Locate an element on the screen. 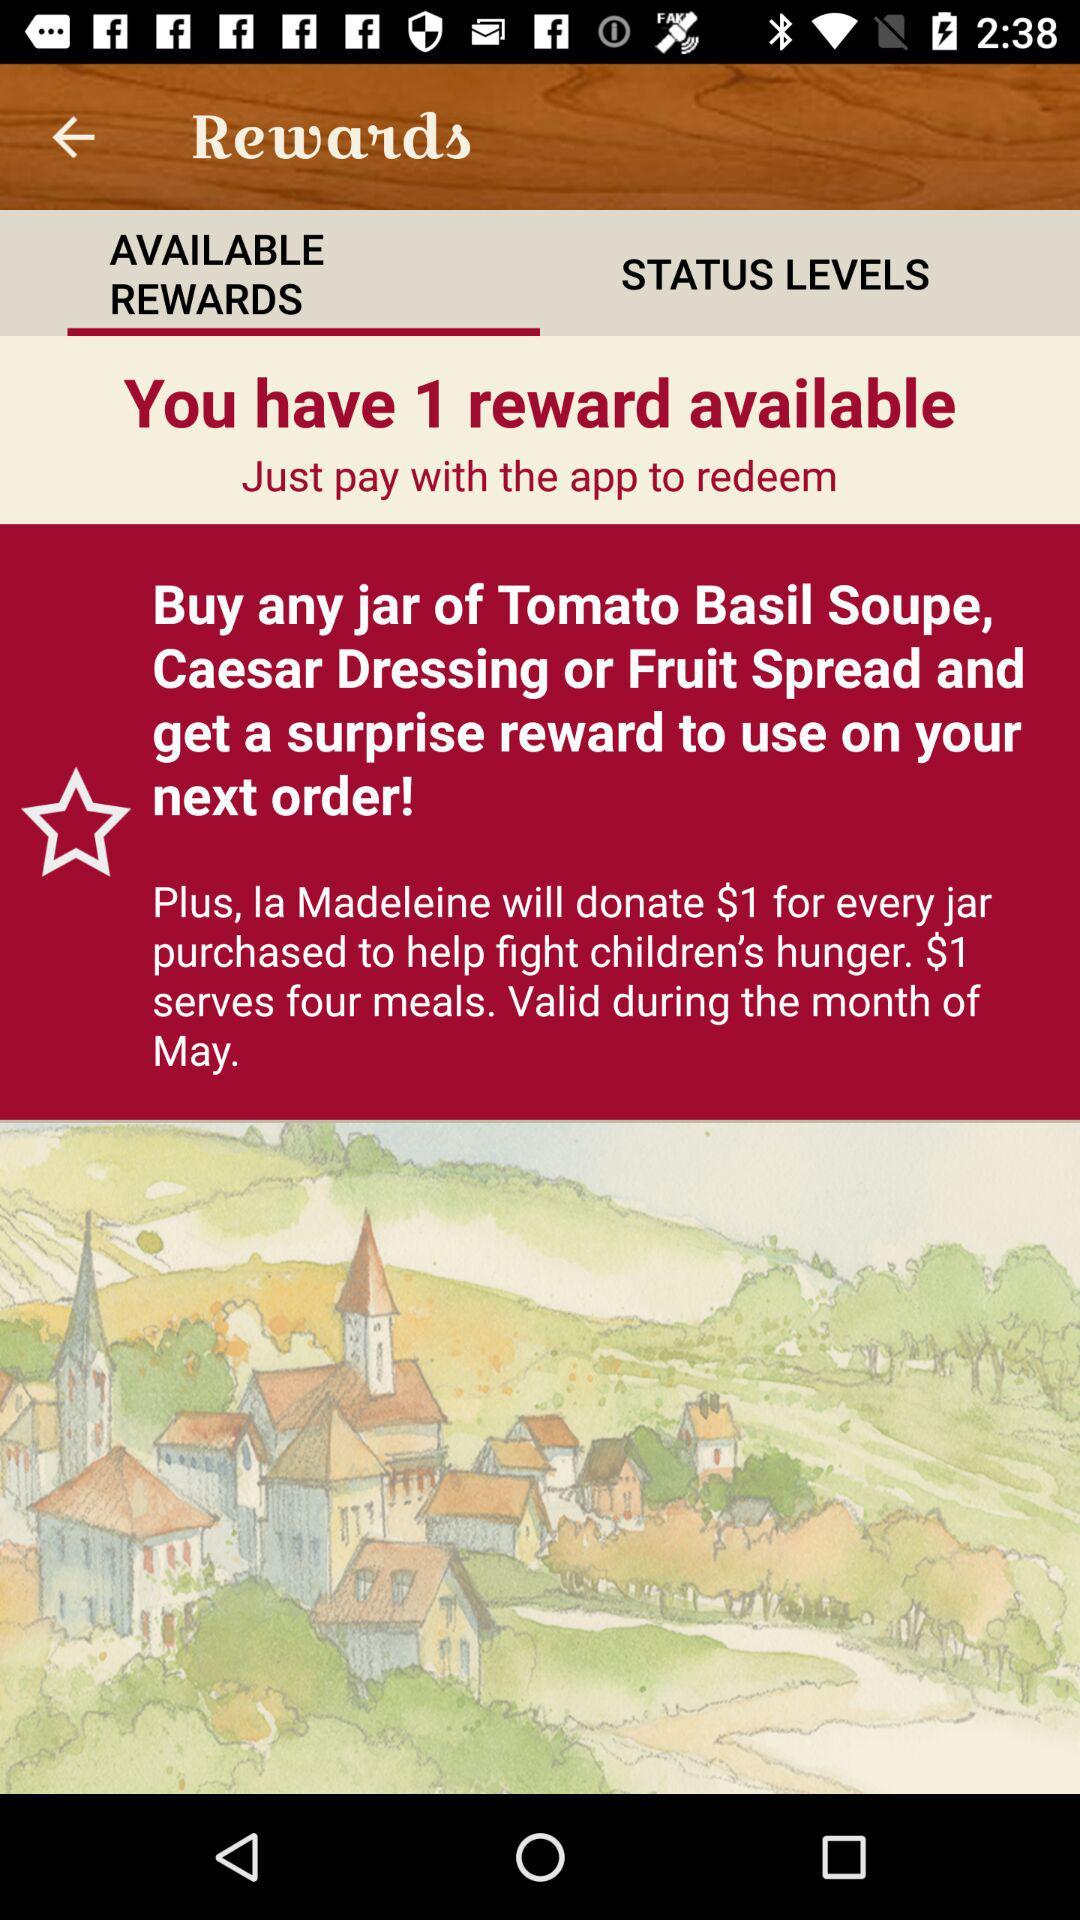 This screenshot has height=1920, width=1080. icon below just pay with icon is located at coordinates (604, 698).